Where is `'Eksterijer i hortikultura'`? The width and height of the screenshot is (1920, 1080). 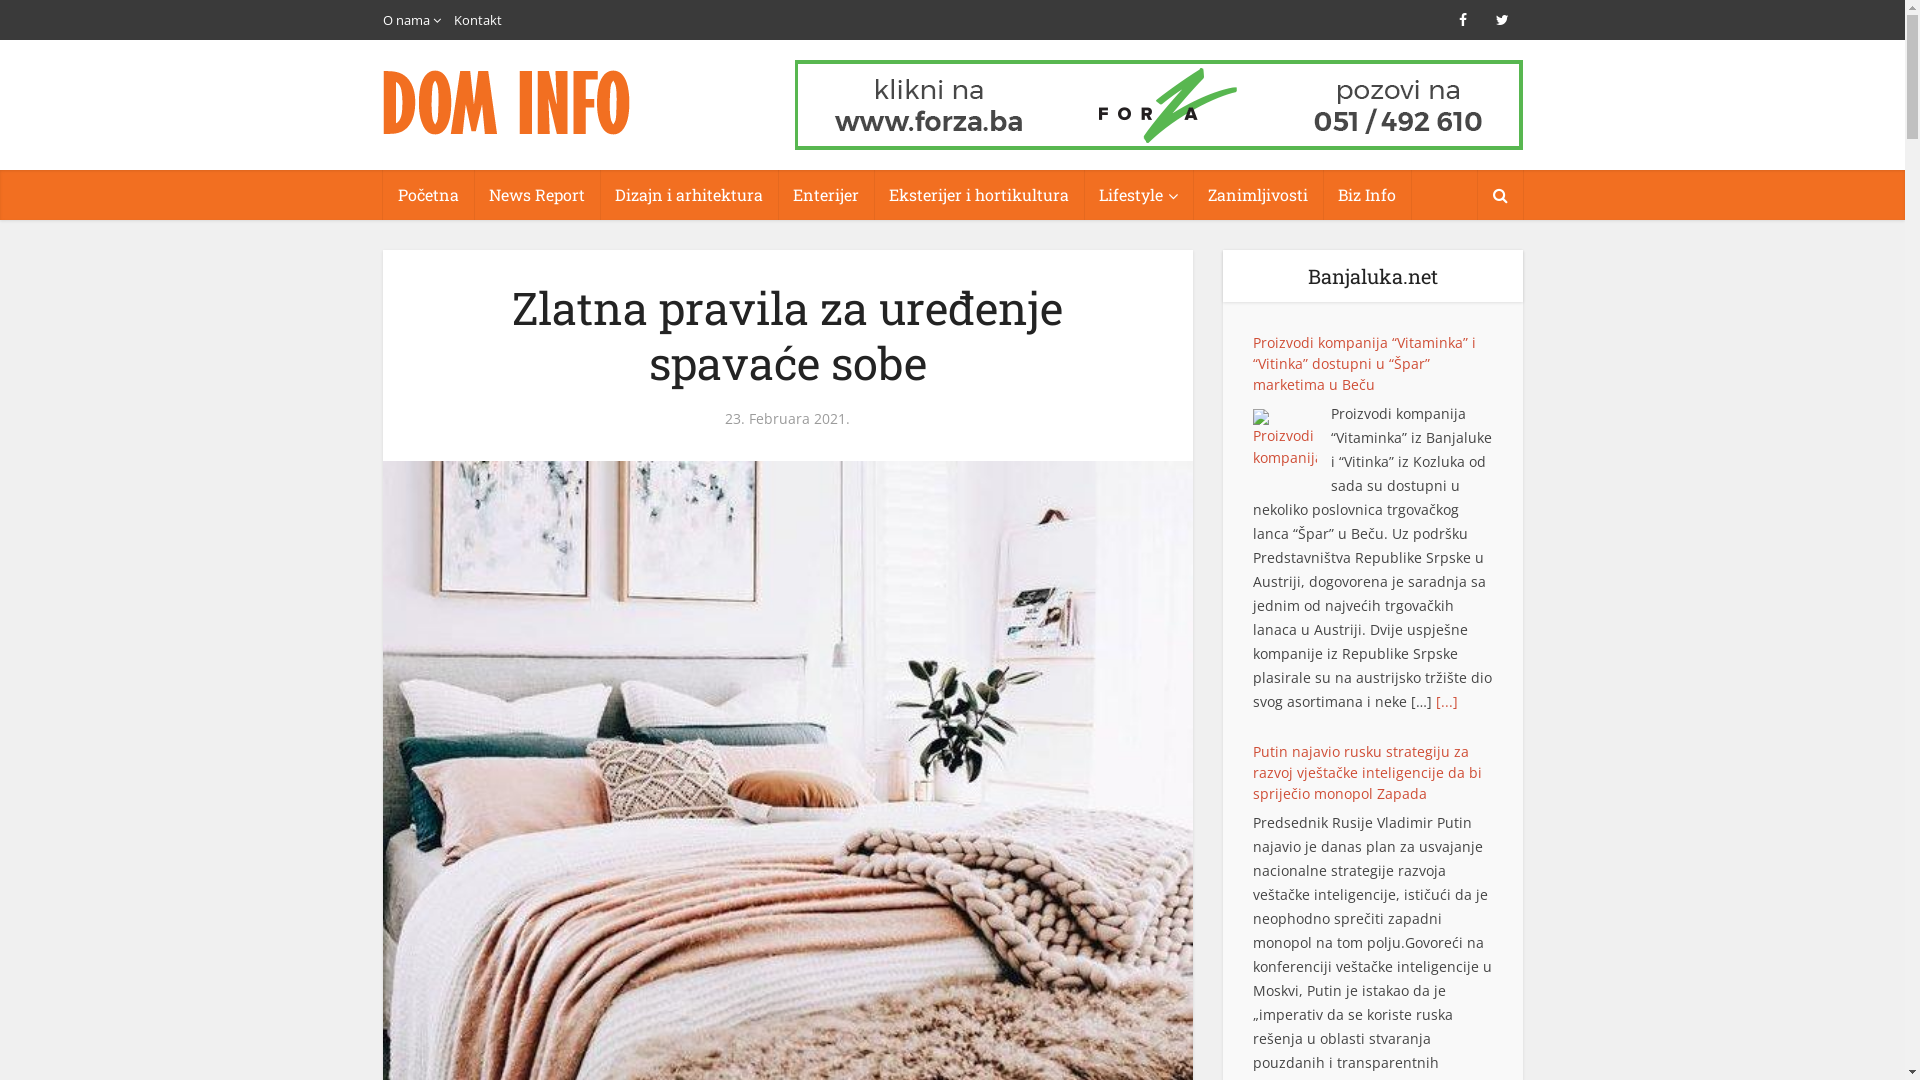
'Eksterijer i hortikultura' is located at coordinates (873, 195).